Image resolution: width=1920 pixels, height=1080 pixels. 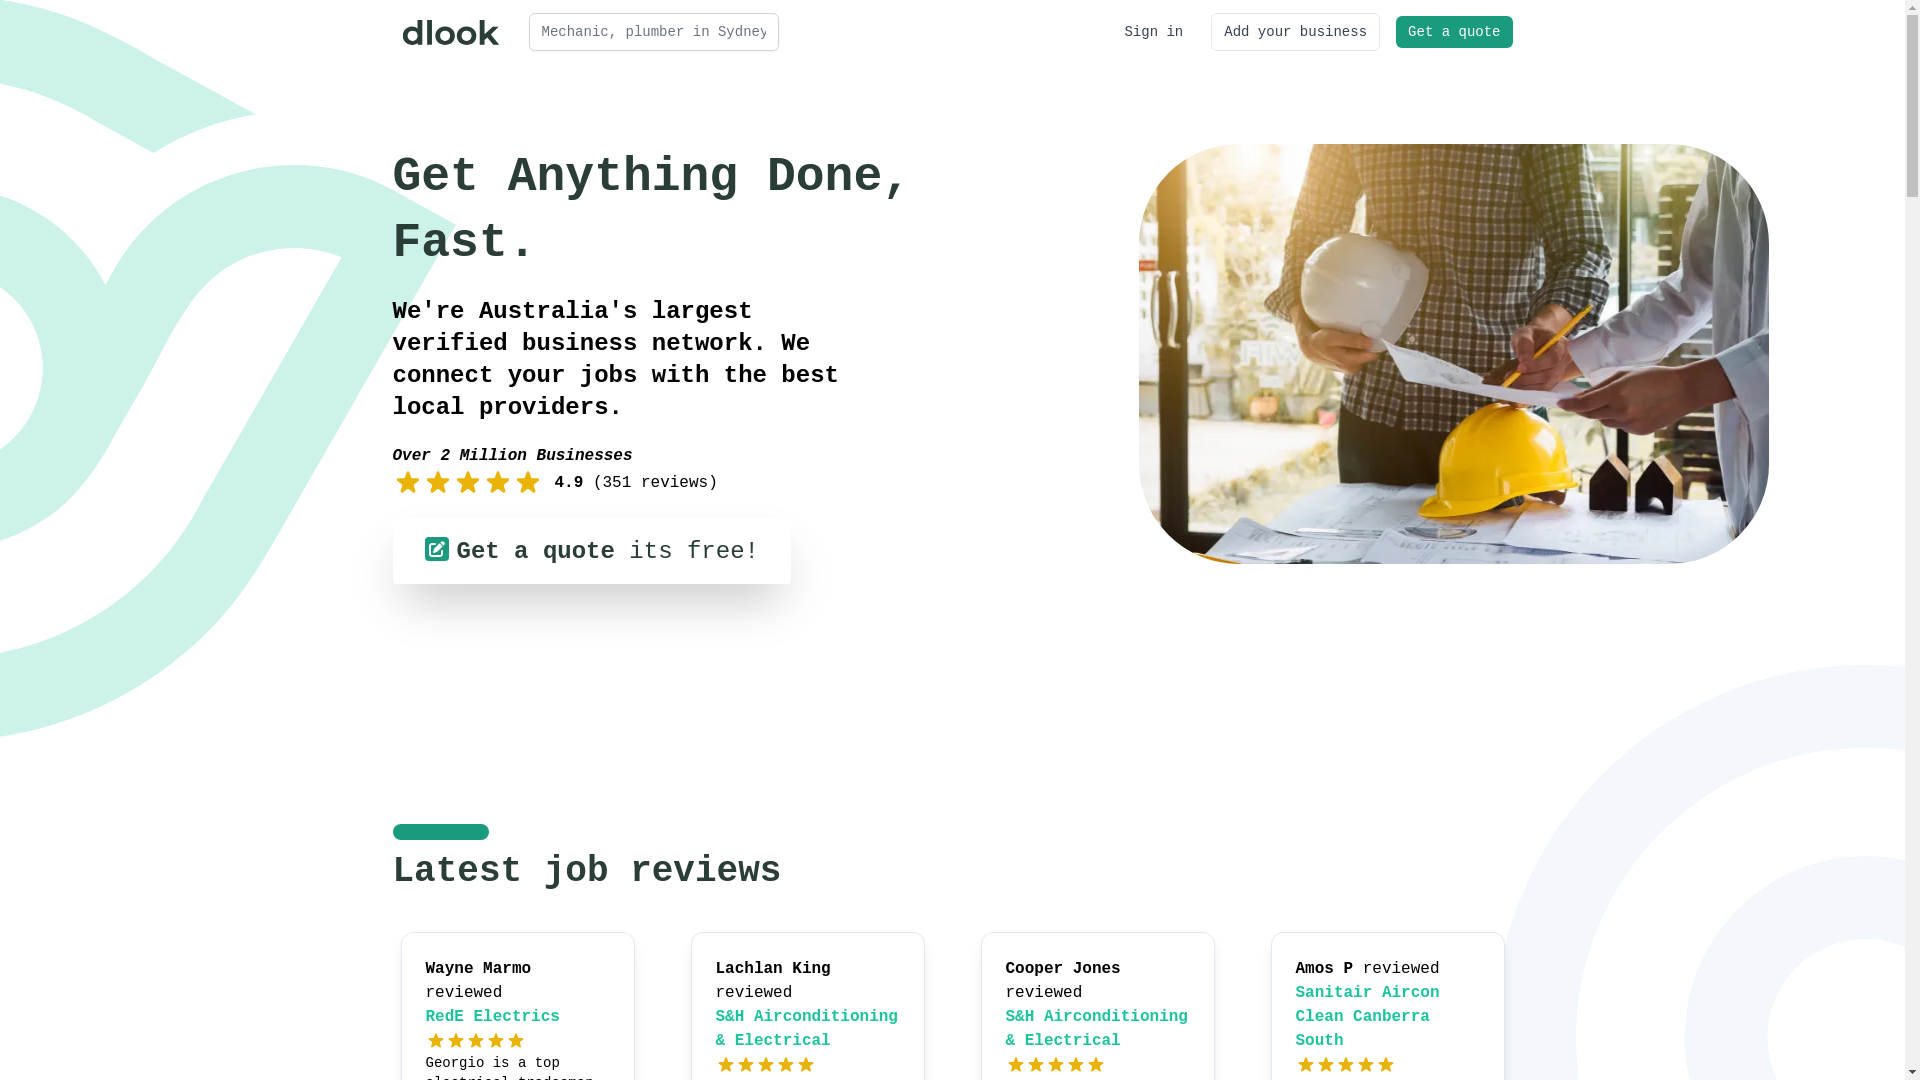 I want to click on 'Add your business', so click(x=1295, y=31).